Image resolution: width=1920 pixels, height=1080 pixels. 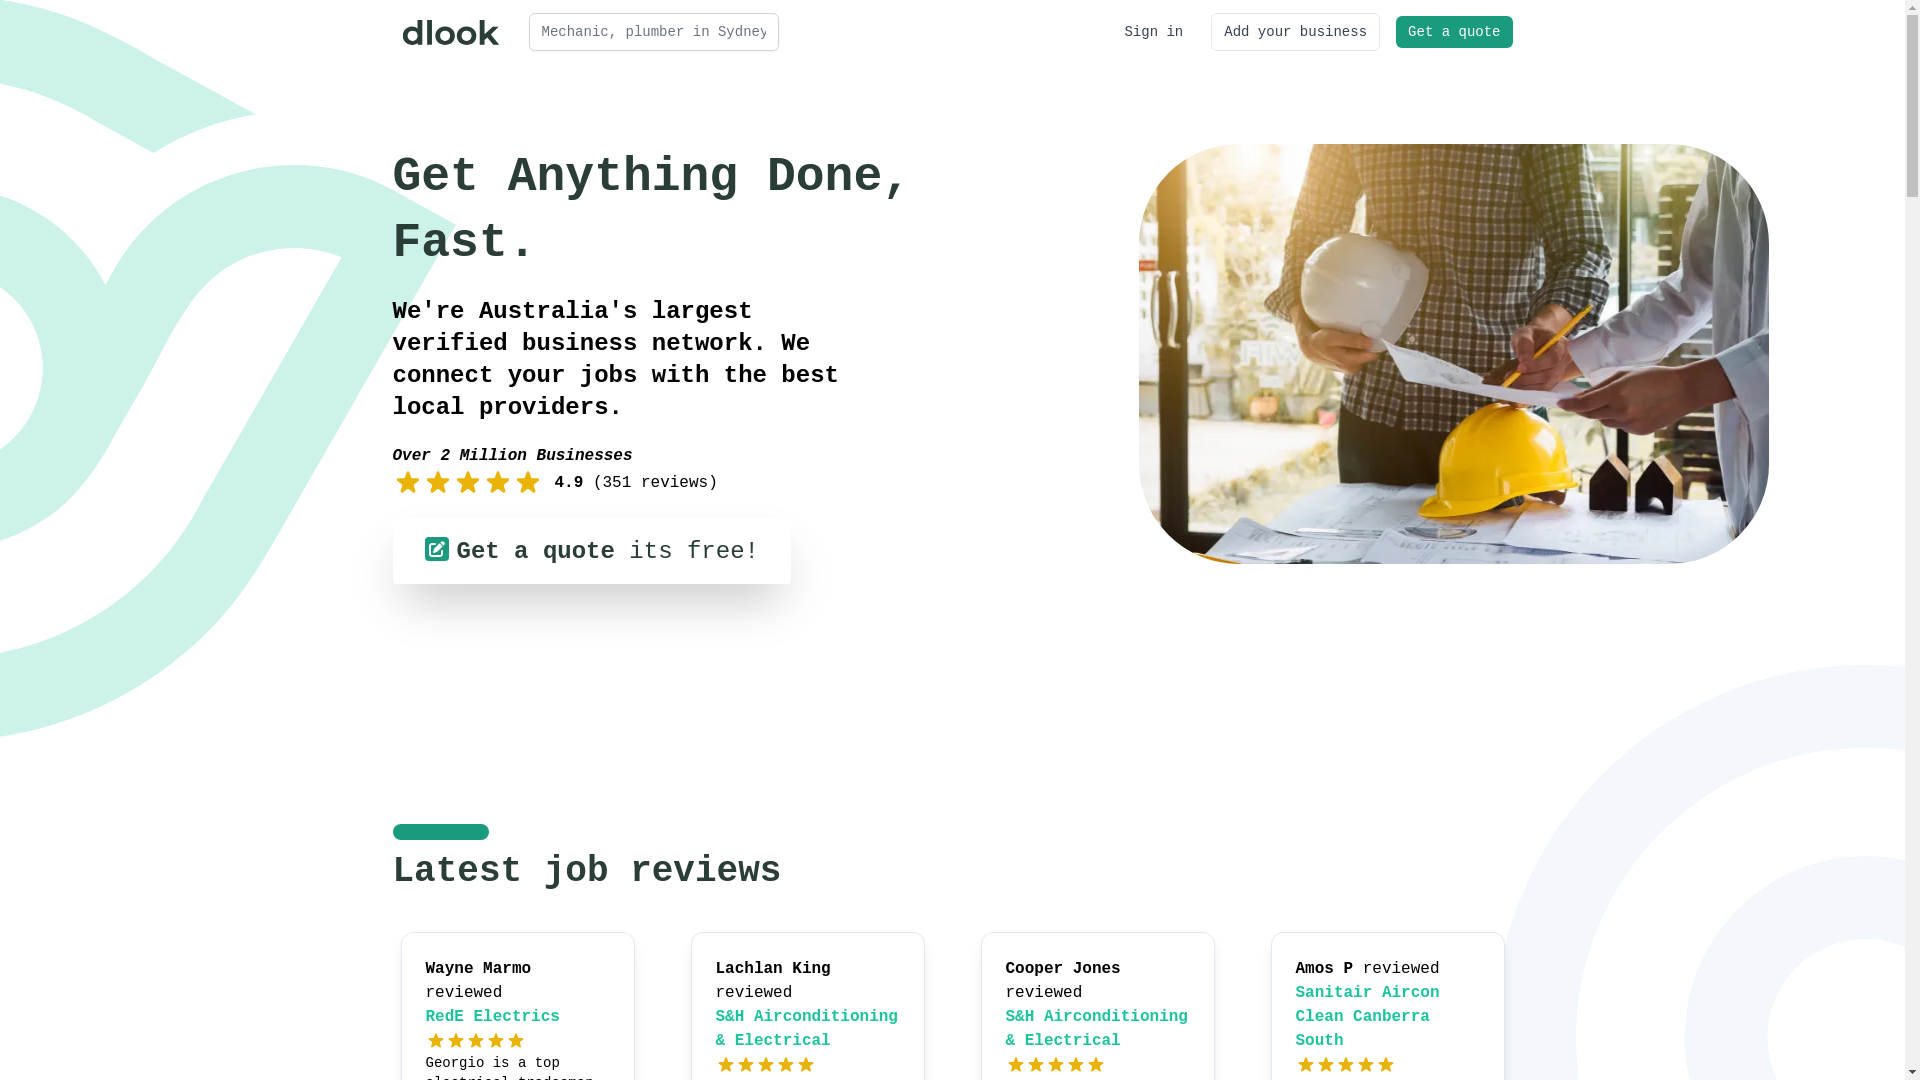 I want to click on 'Add your business', so click(x=1295, y=31).